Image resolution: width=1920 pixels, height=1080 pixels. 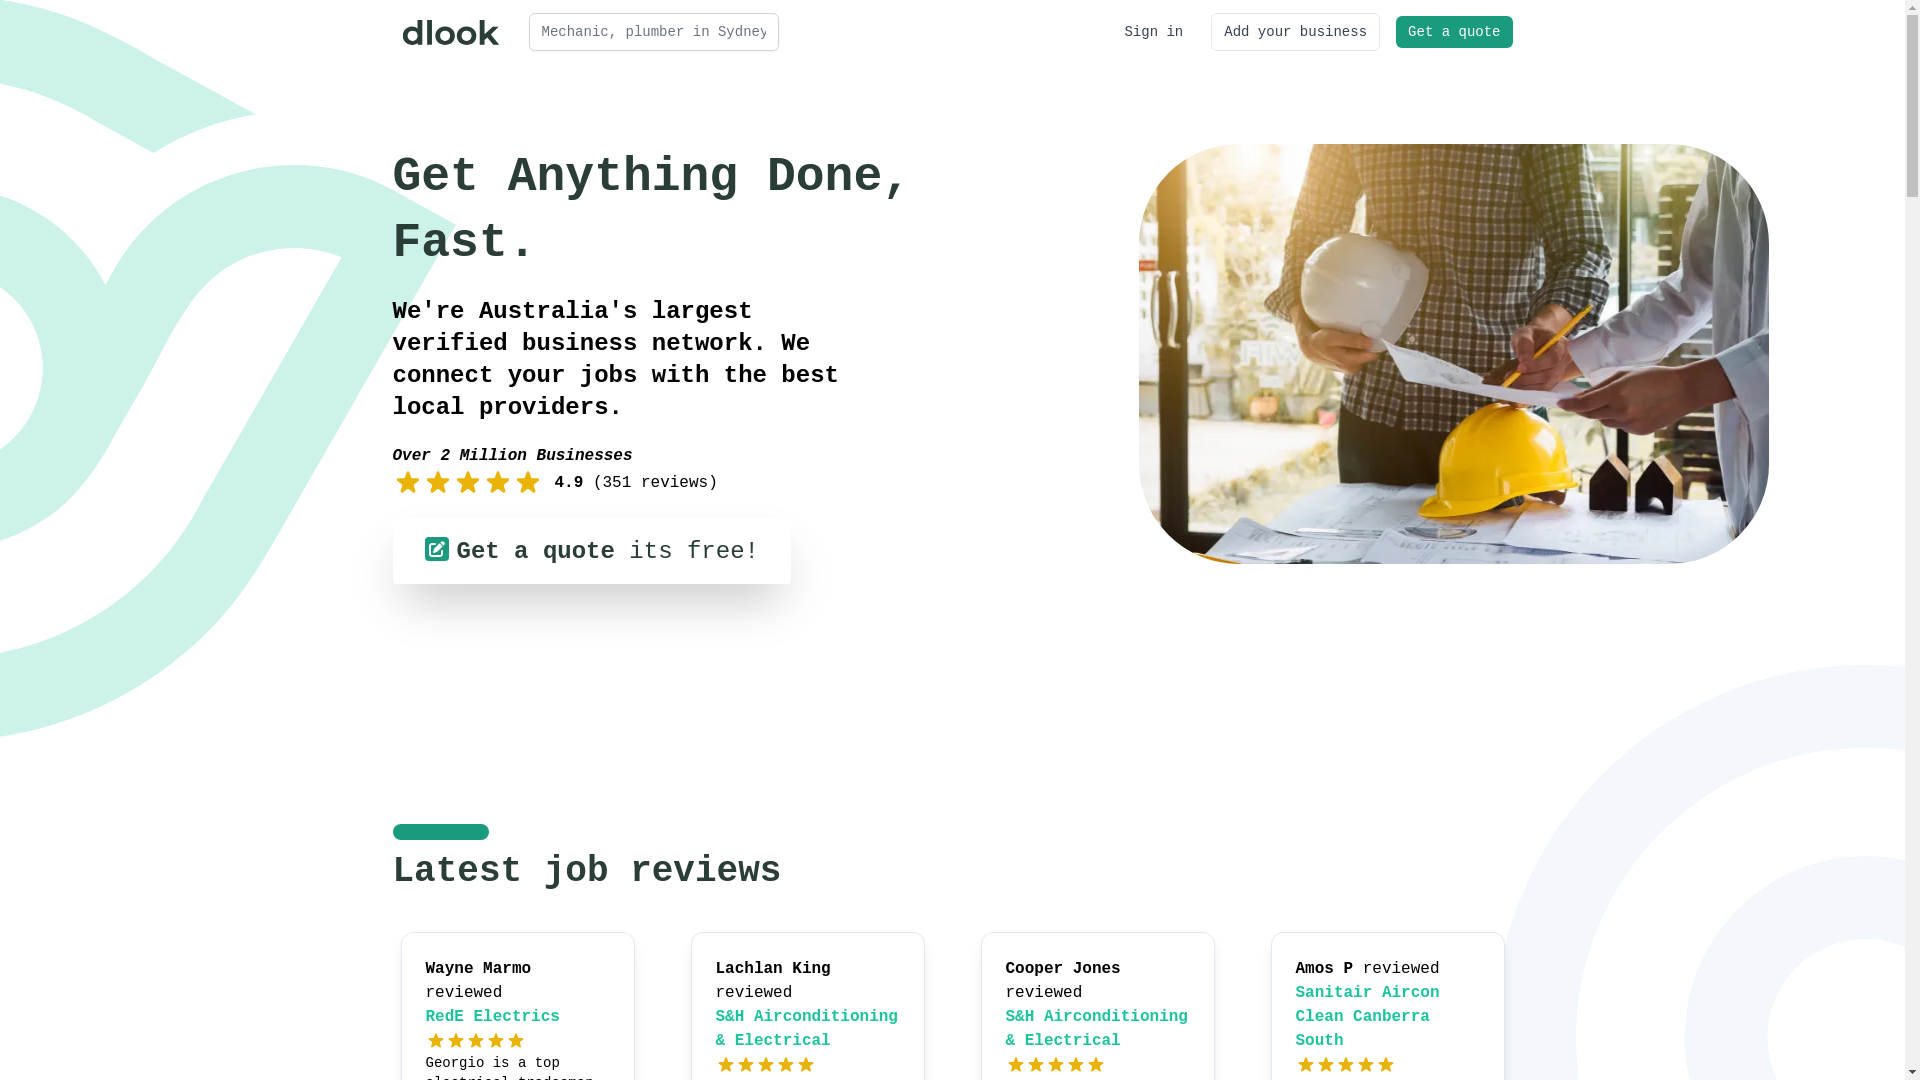 I want to click on 'Add your business', so click(x=1295, y=31).